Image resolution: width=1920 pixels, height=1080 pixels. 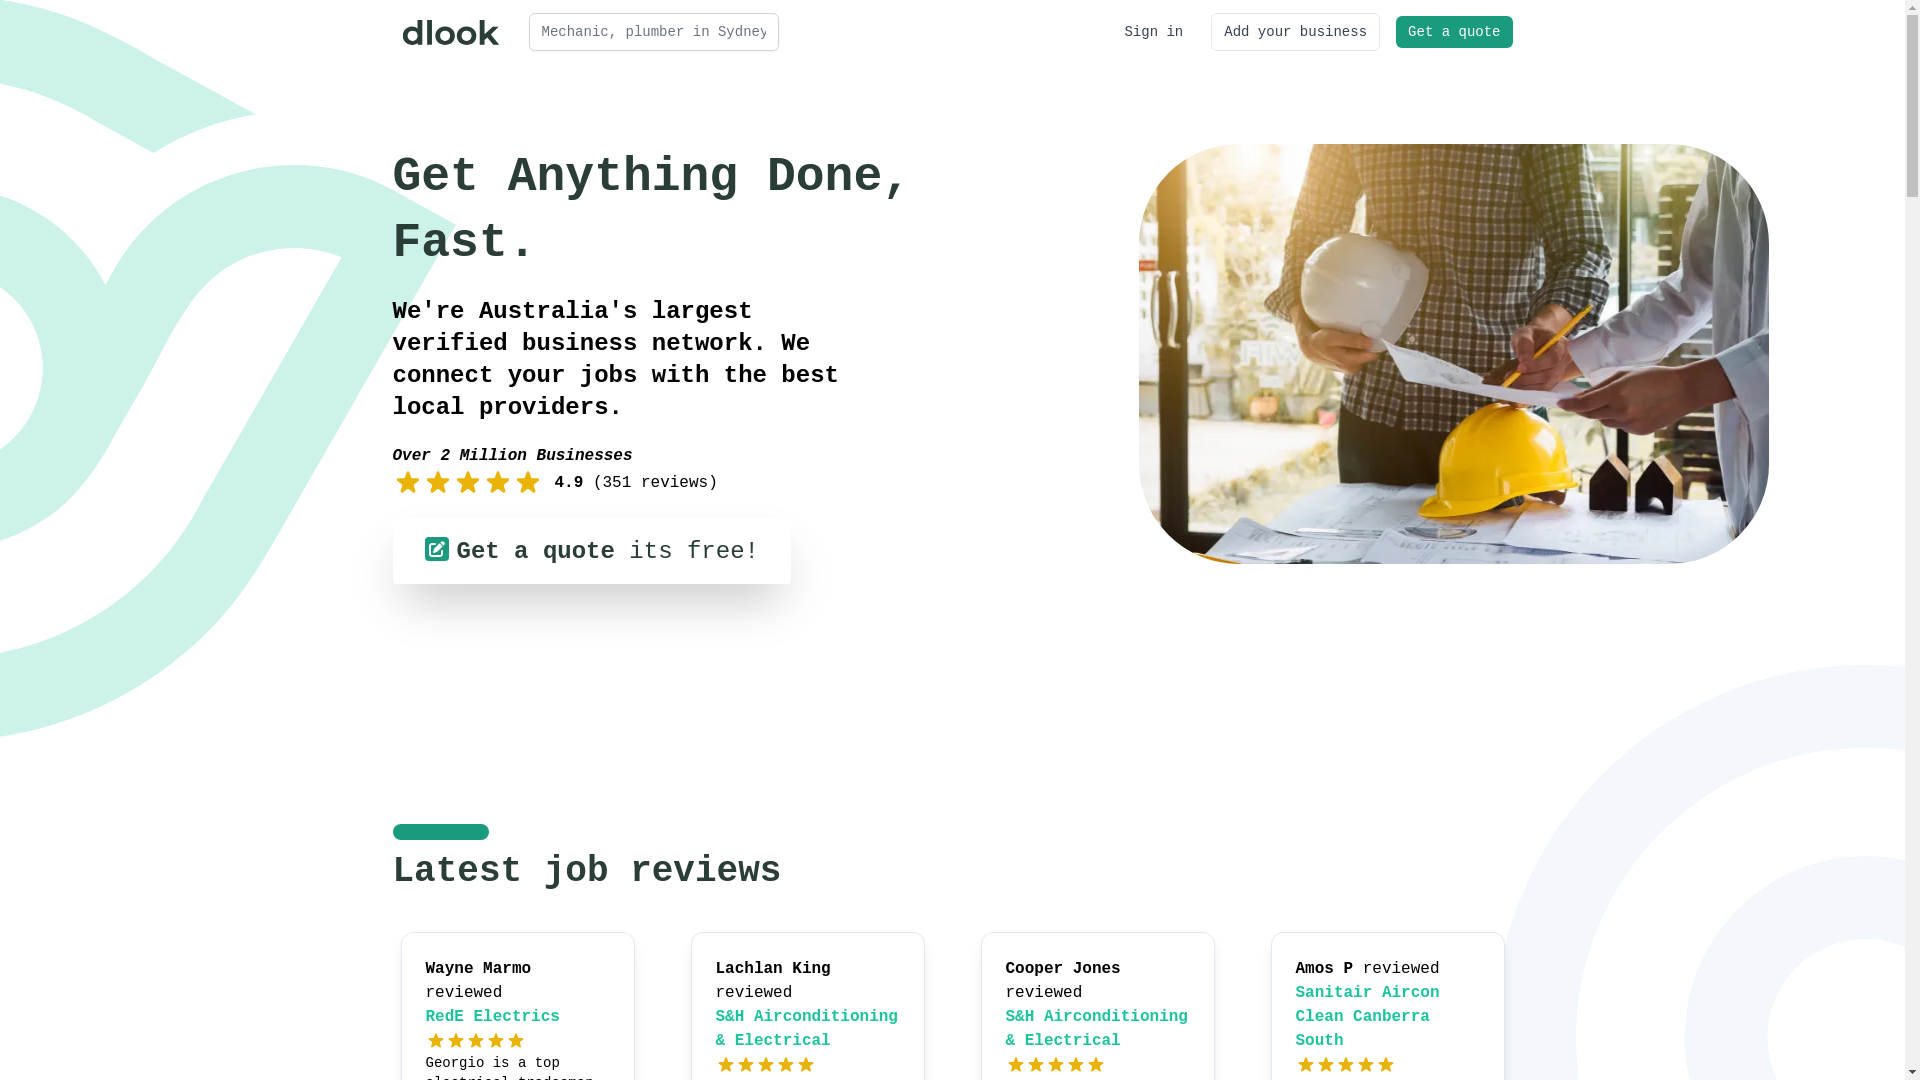 I want to click on 'Add your business', so click(x=1295, y=31).